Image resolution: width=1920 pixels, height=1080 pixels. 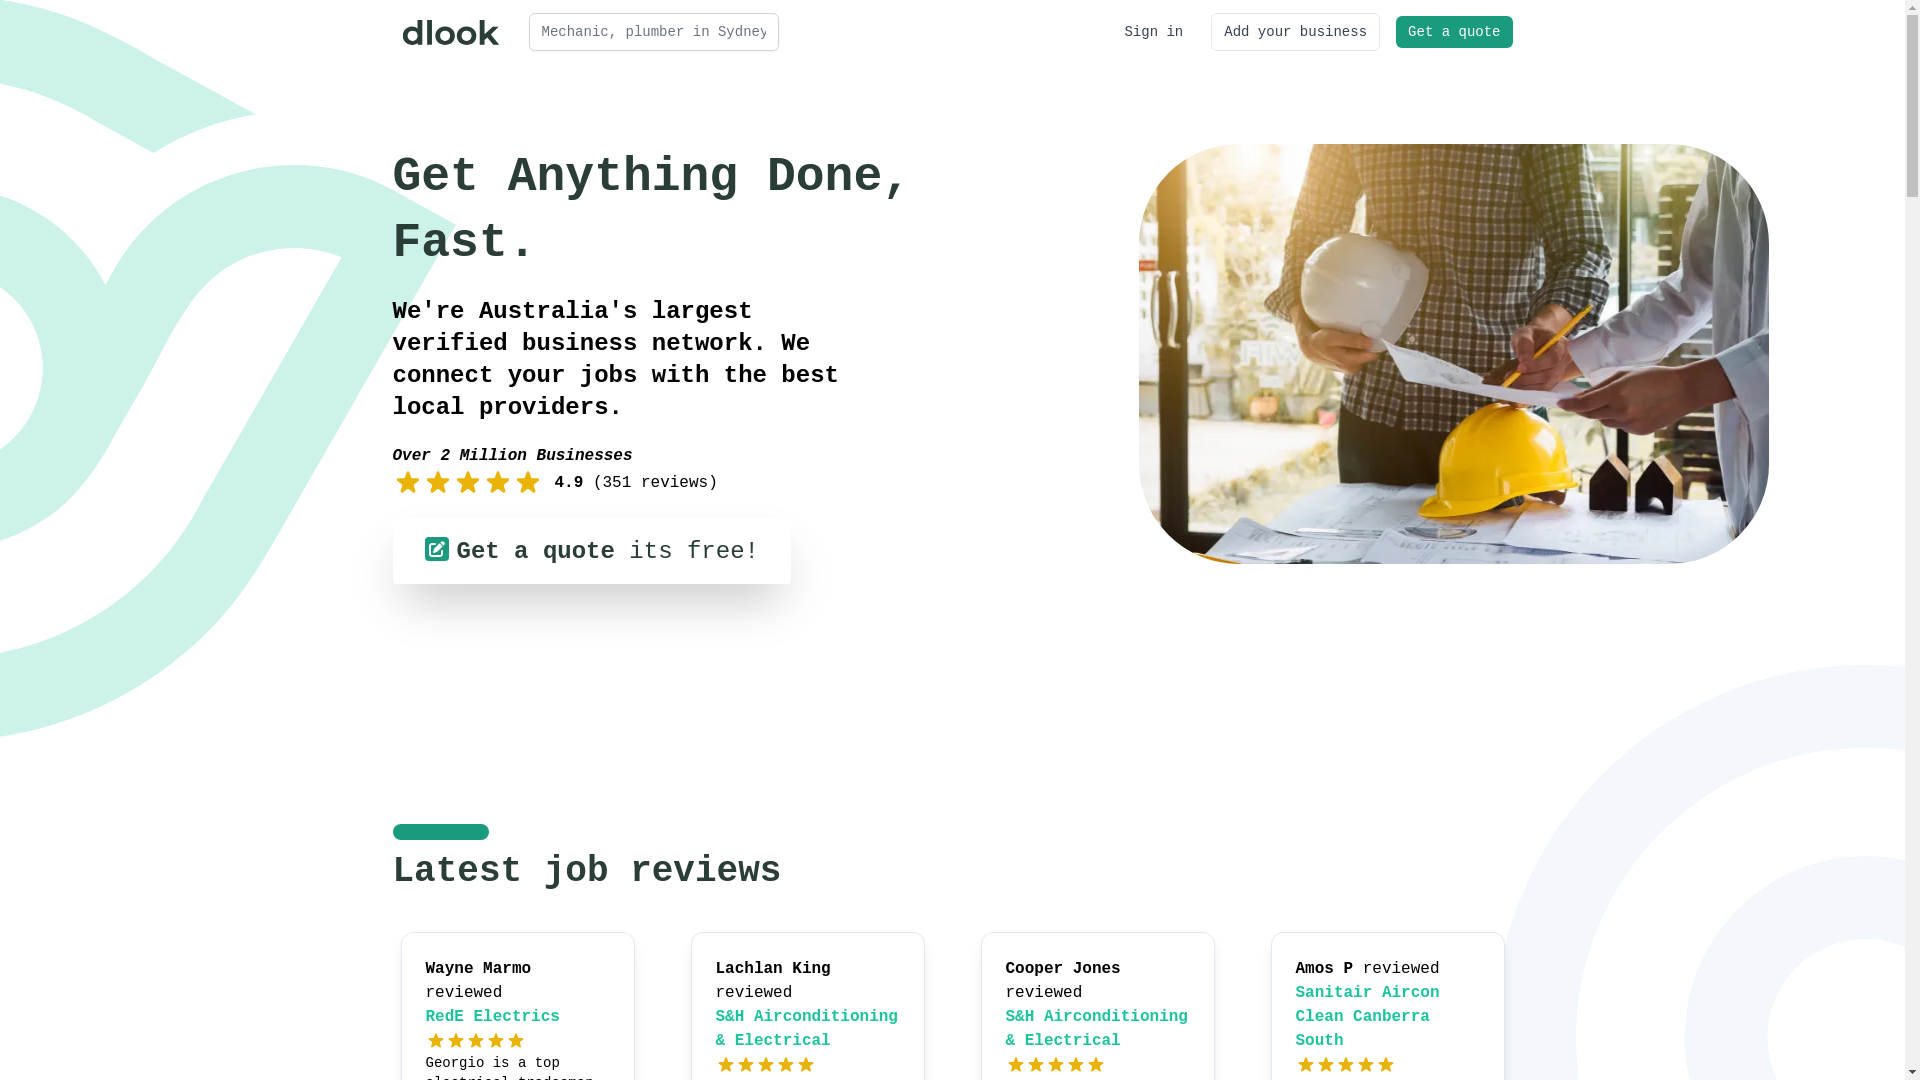 I want to click on 'Add your business', so click(x=1295, y=31).